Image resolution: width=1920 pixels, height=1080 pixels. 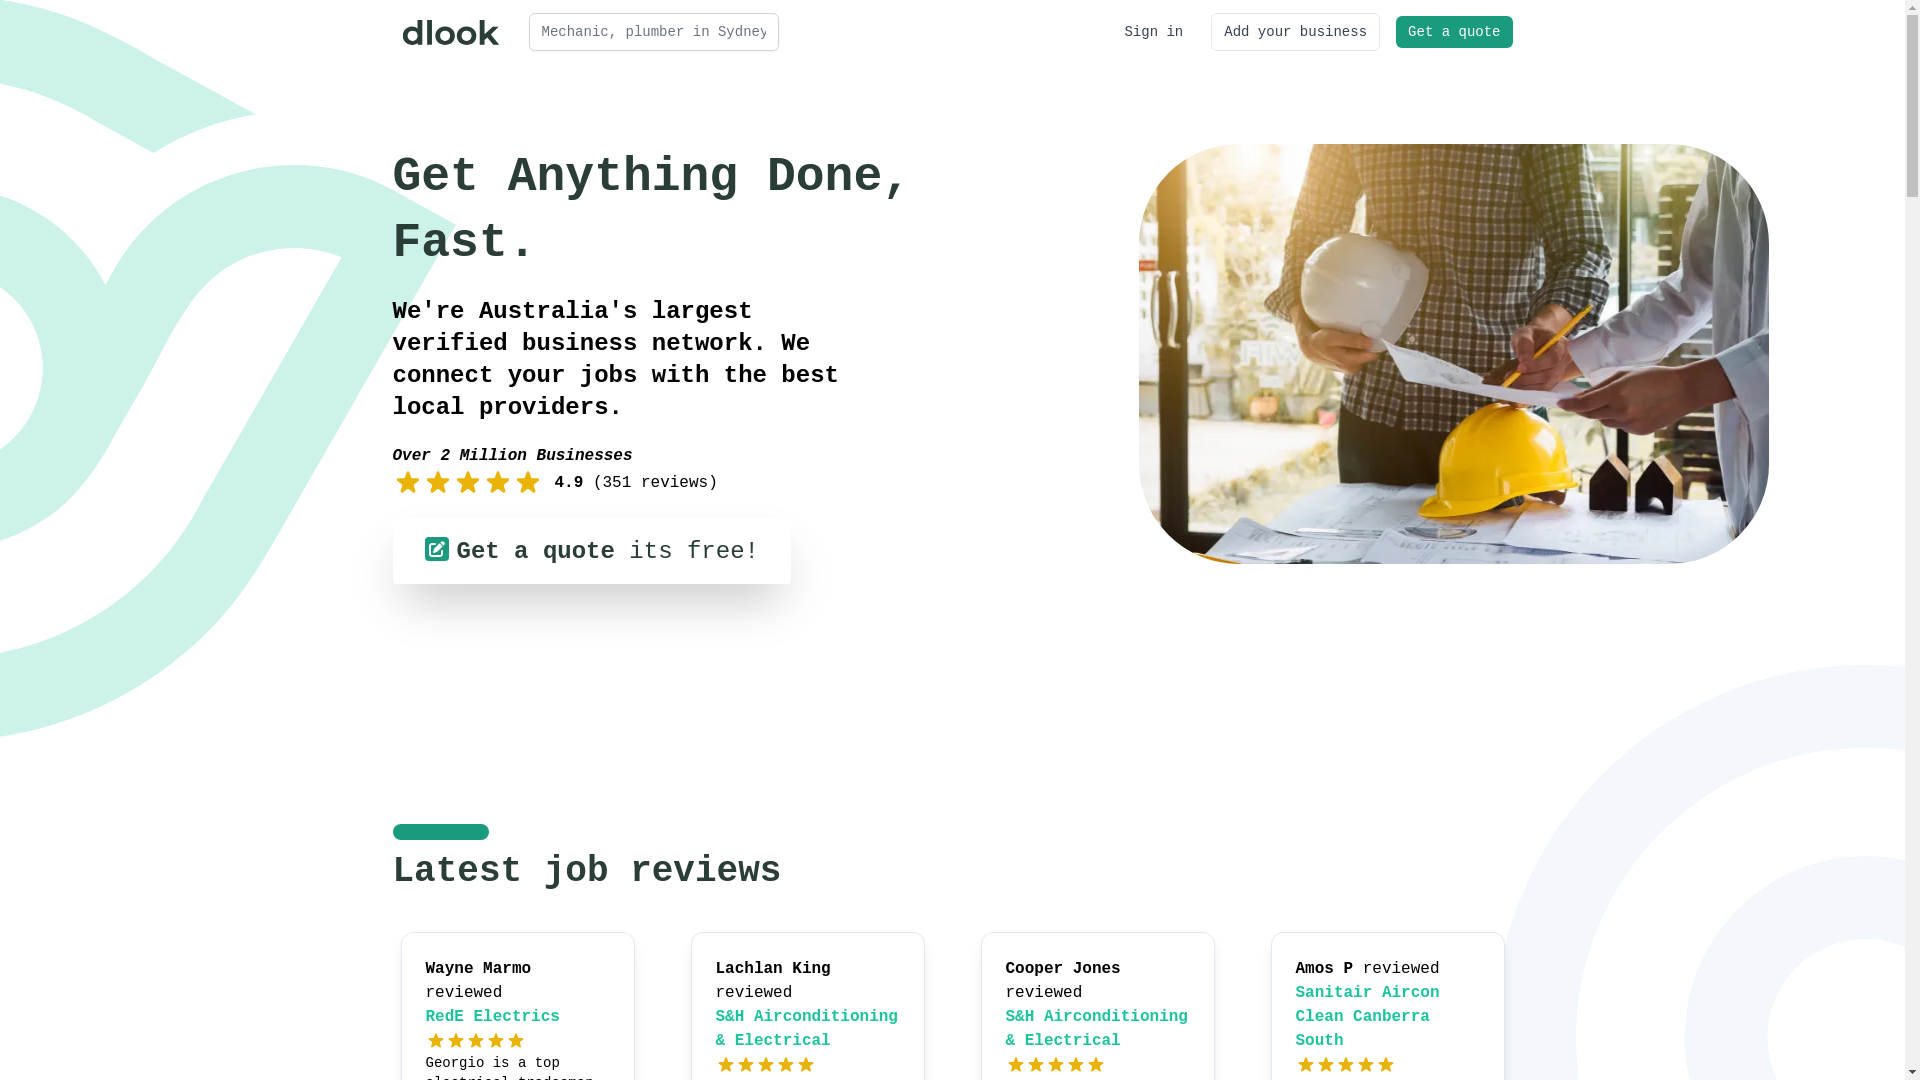 I want to click on 'Add your business', so click(x=1295, y=31).